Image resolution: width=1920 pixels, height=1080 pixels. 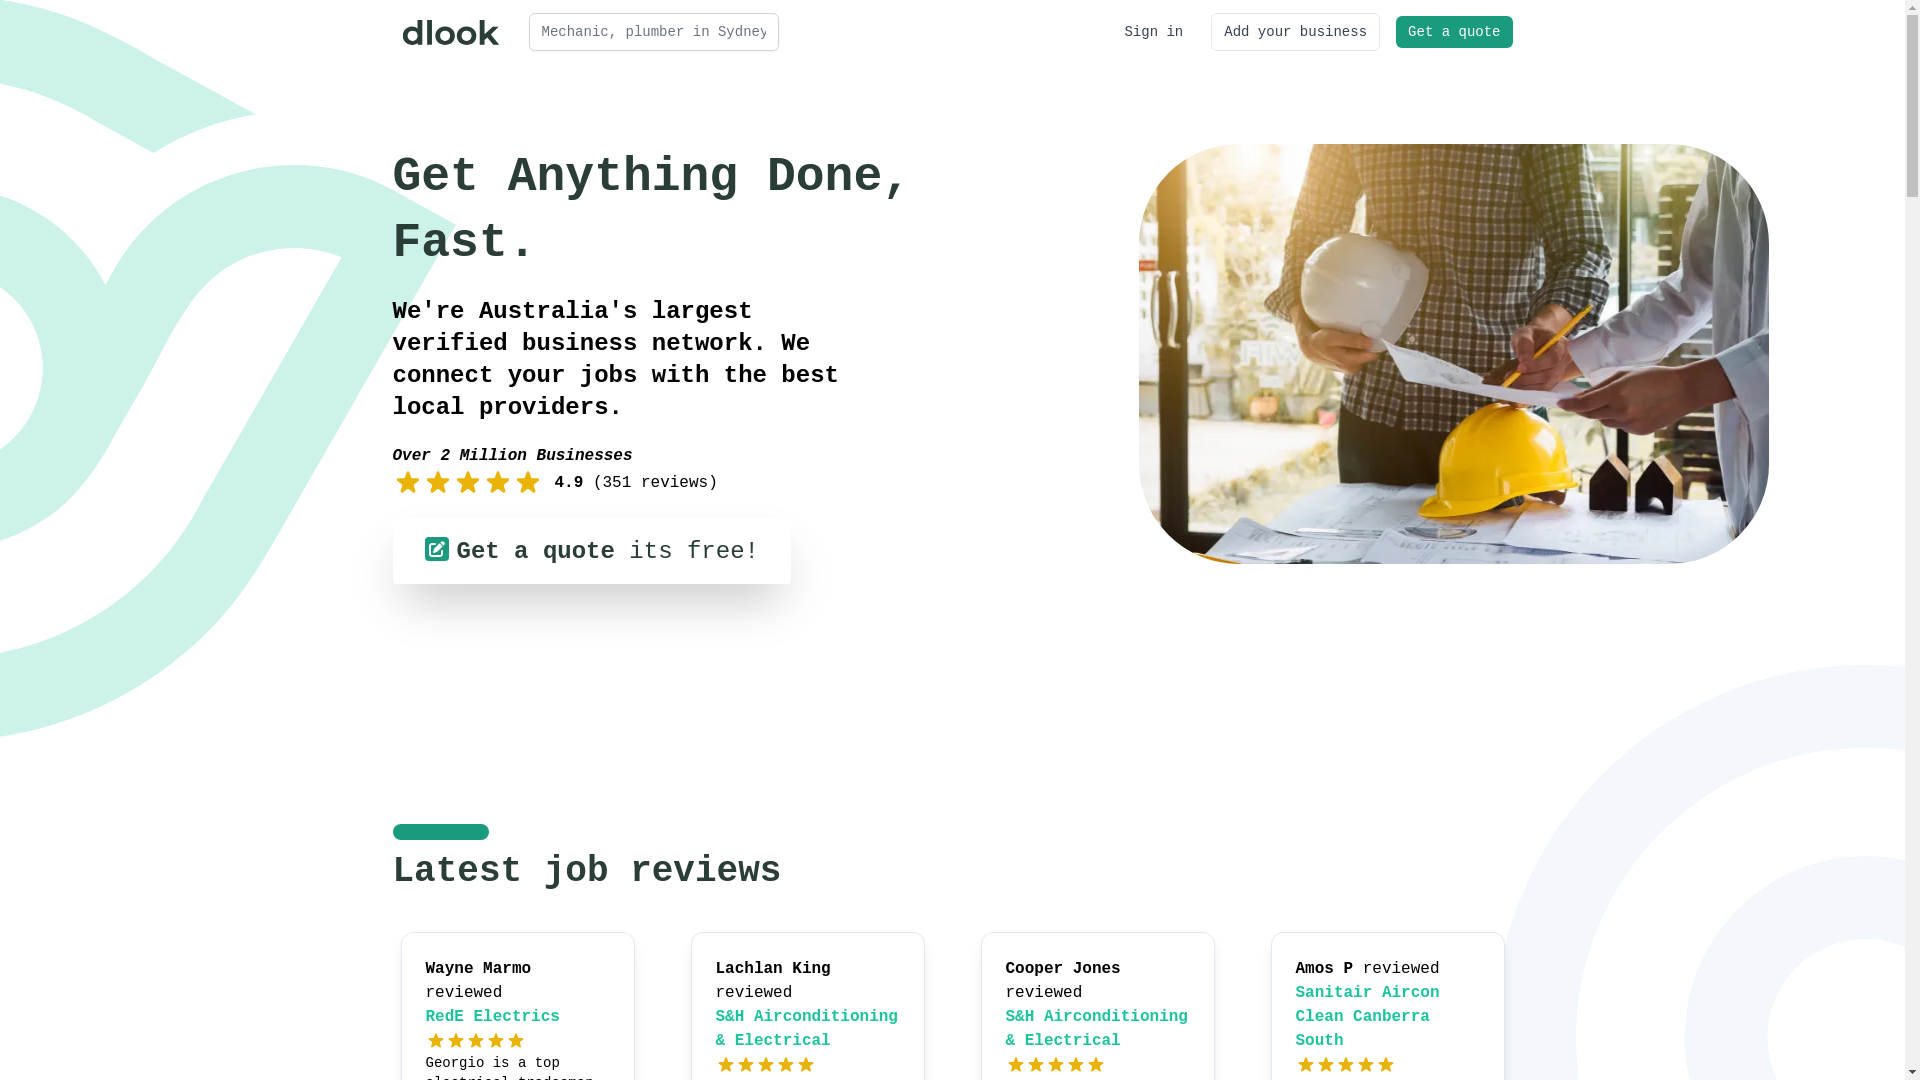 I want to click on 'Add your business', so click(x=1295, y=31).